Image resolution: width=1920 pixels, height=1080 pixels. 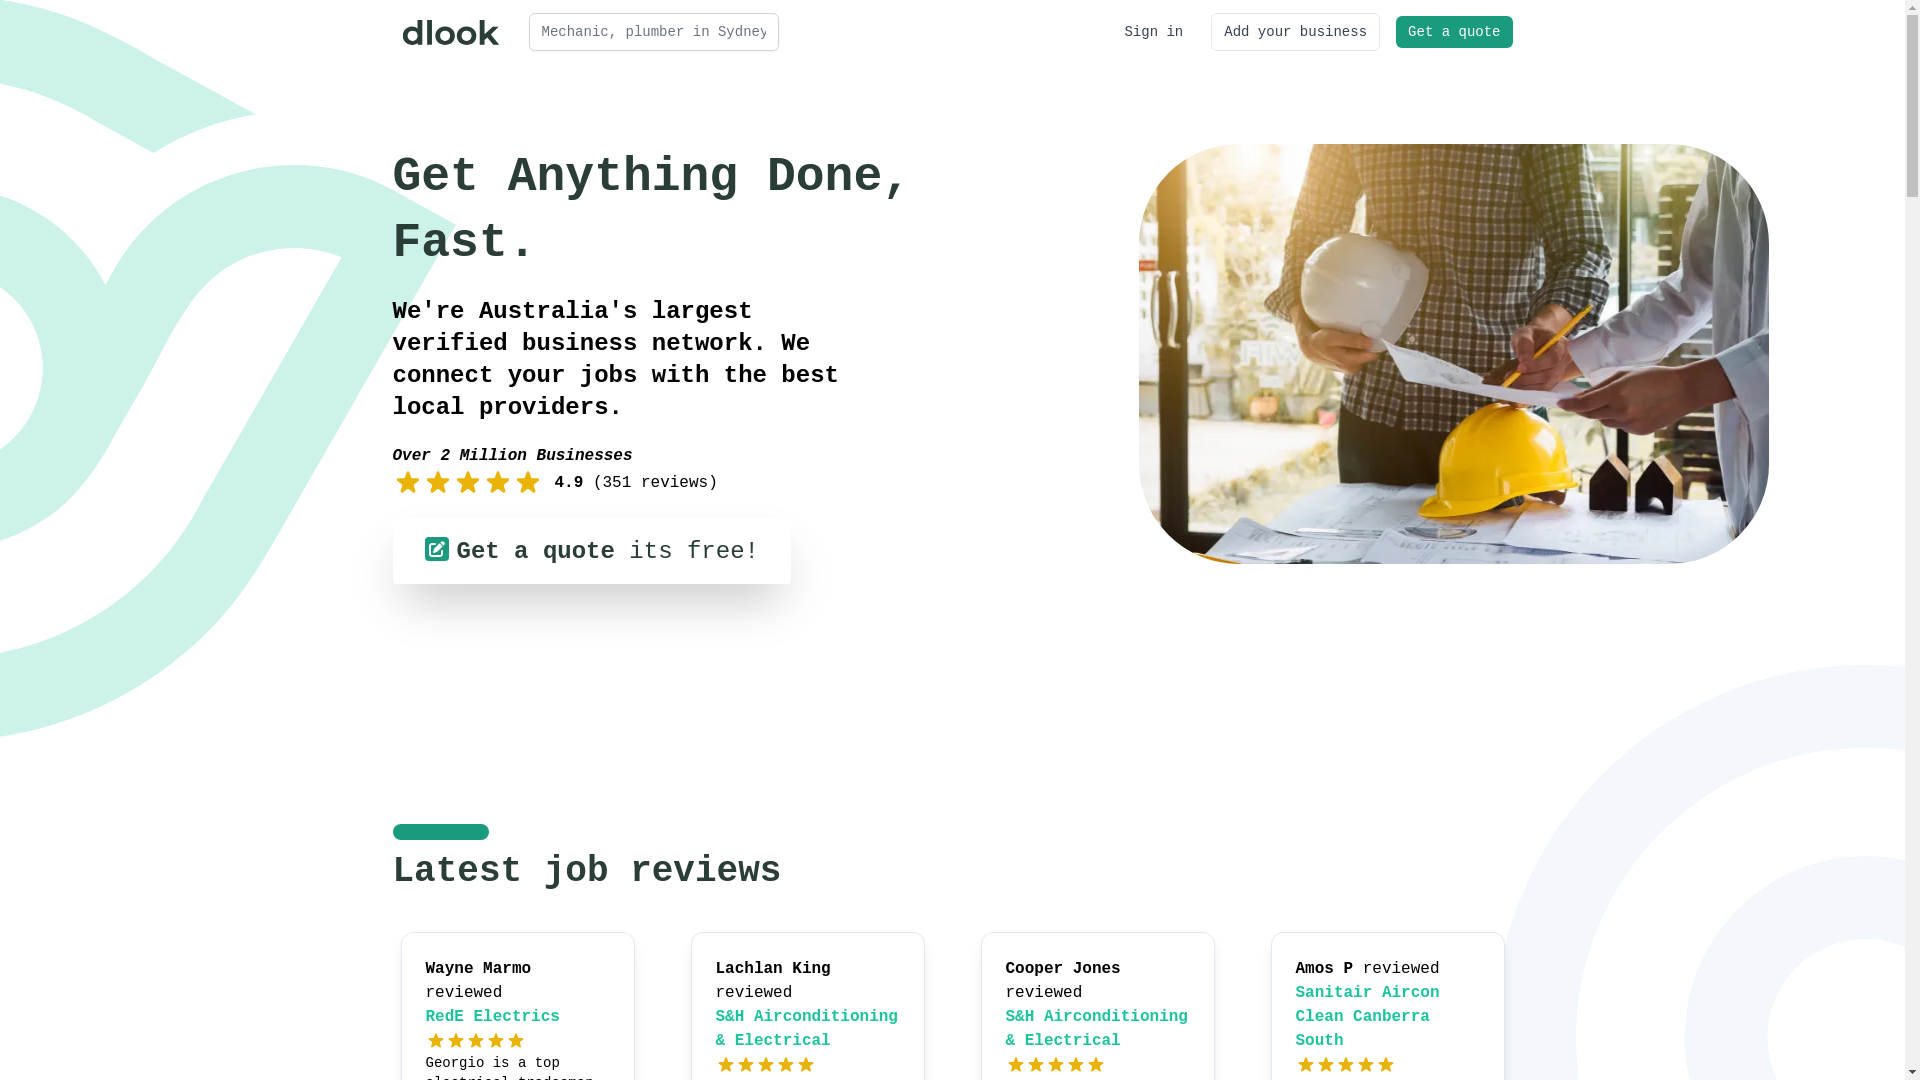 I want to click on 'Add your business', so click(x=1295, y=31).